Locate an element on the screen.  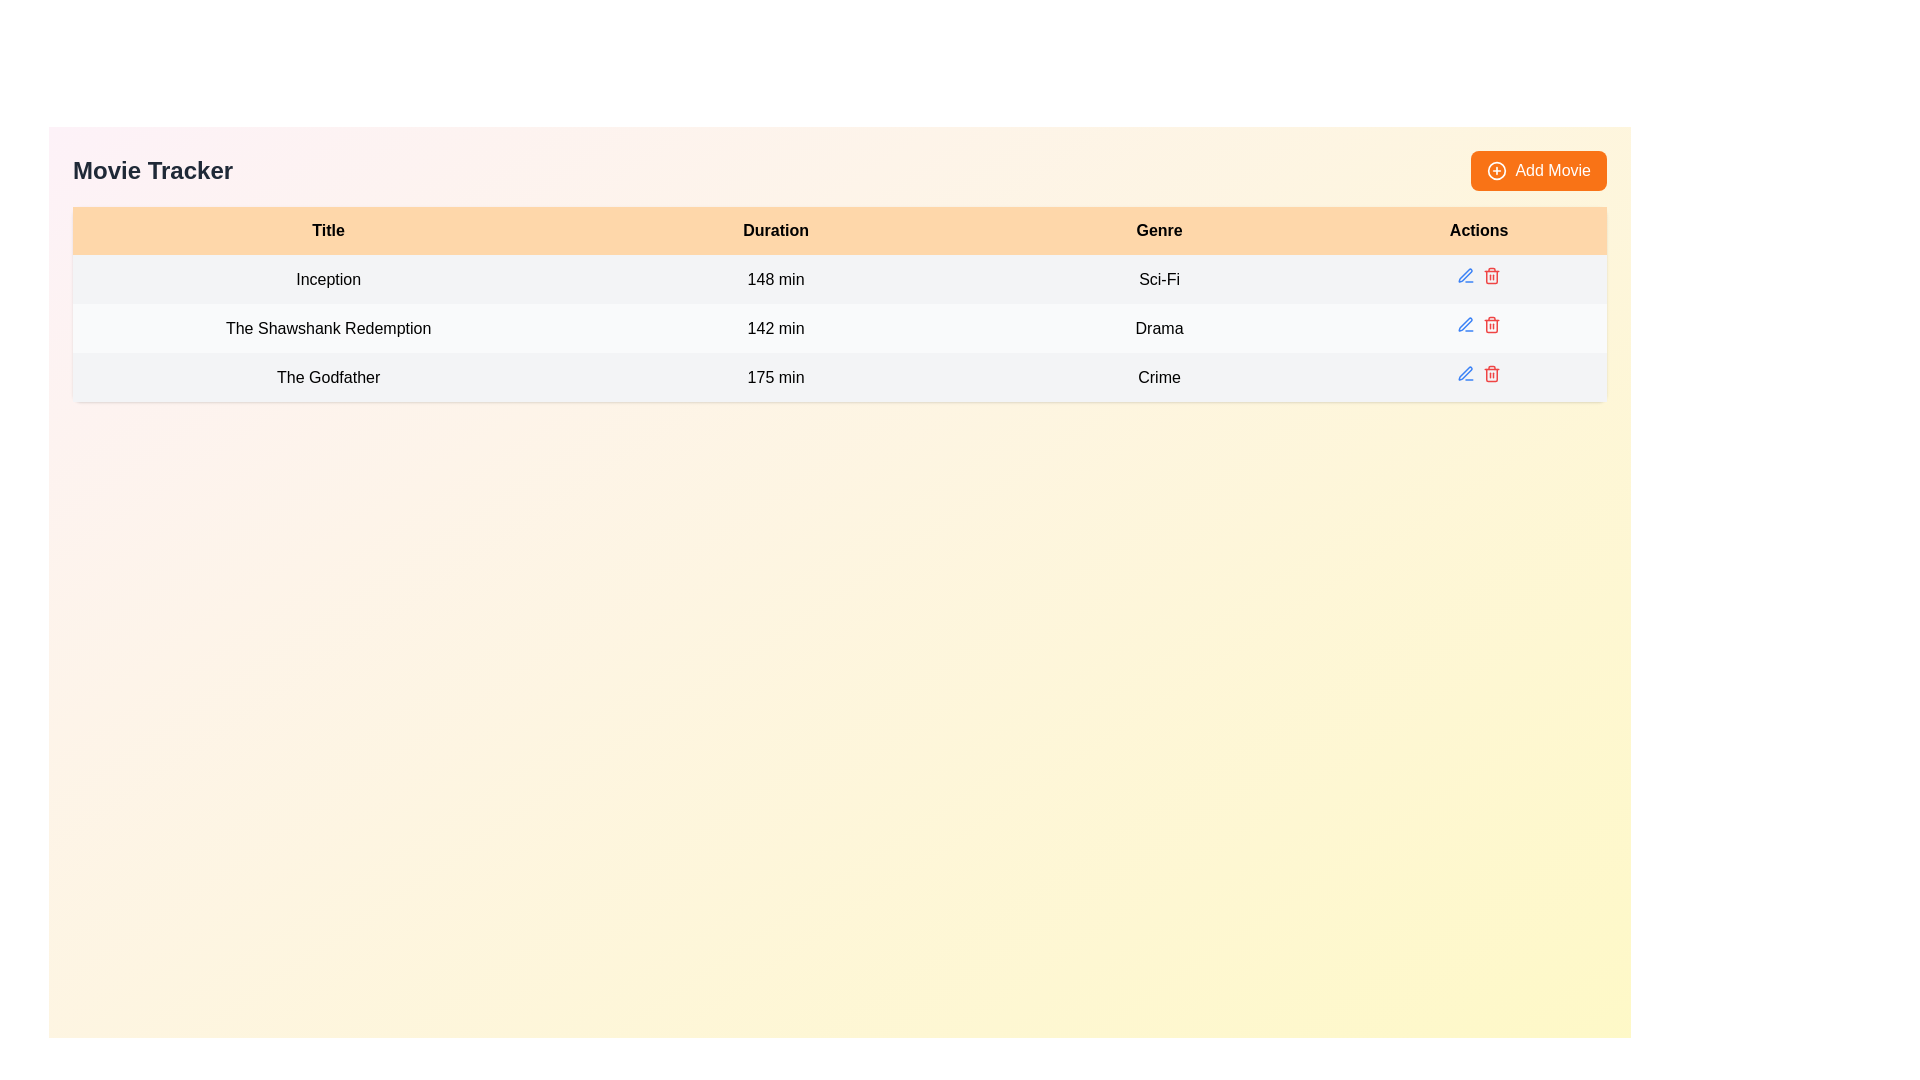
the trash can icon in the 'Actions' column of the table row linked to the movie 'The Shawshank Redemption' to initiate the delete action is located at coordinates (1492, 325).